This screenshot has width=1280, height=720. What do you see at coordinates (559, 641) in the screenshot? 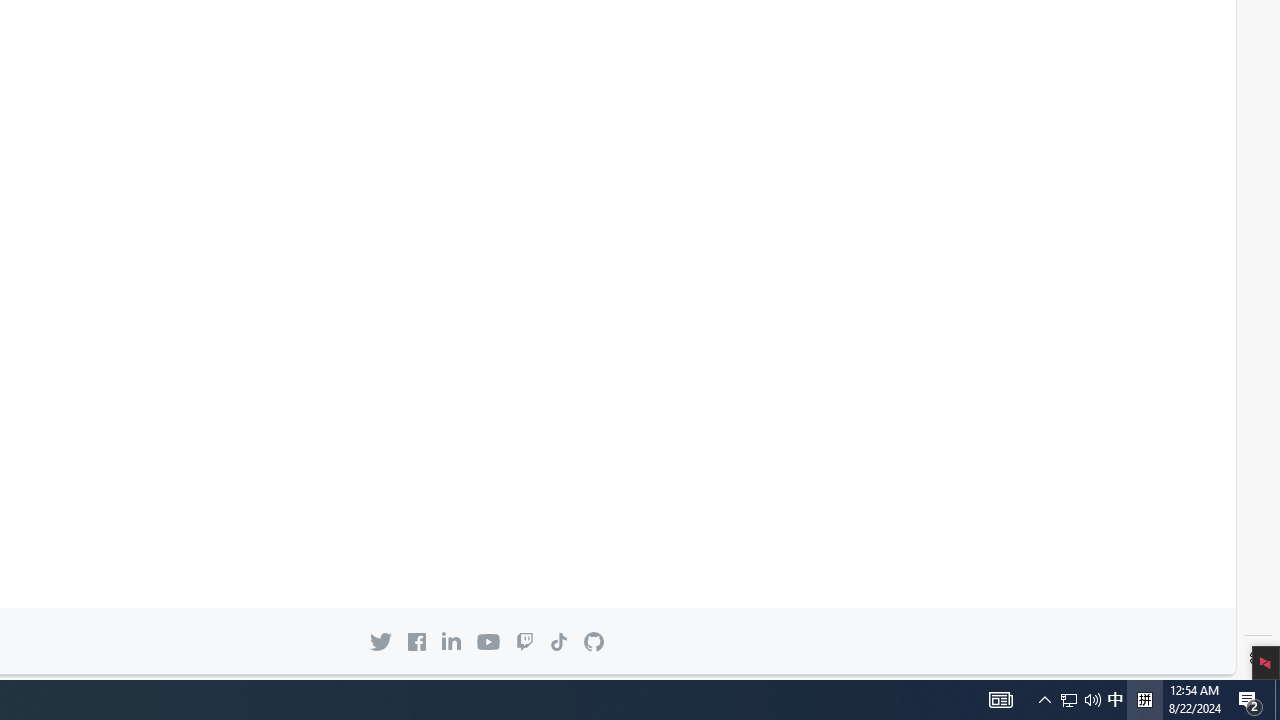
I see `'TikTok icon GitHub on TikTok'` at bounding box center [559, 641].